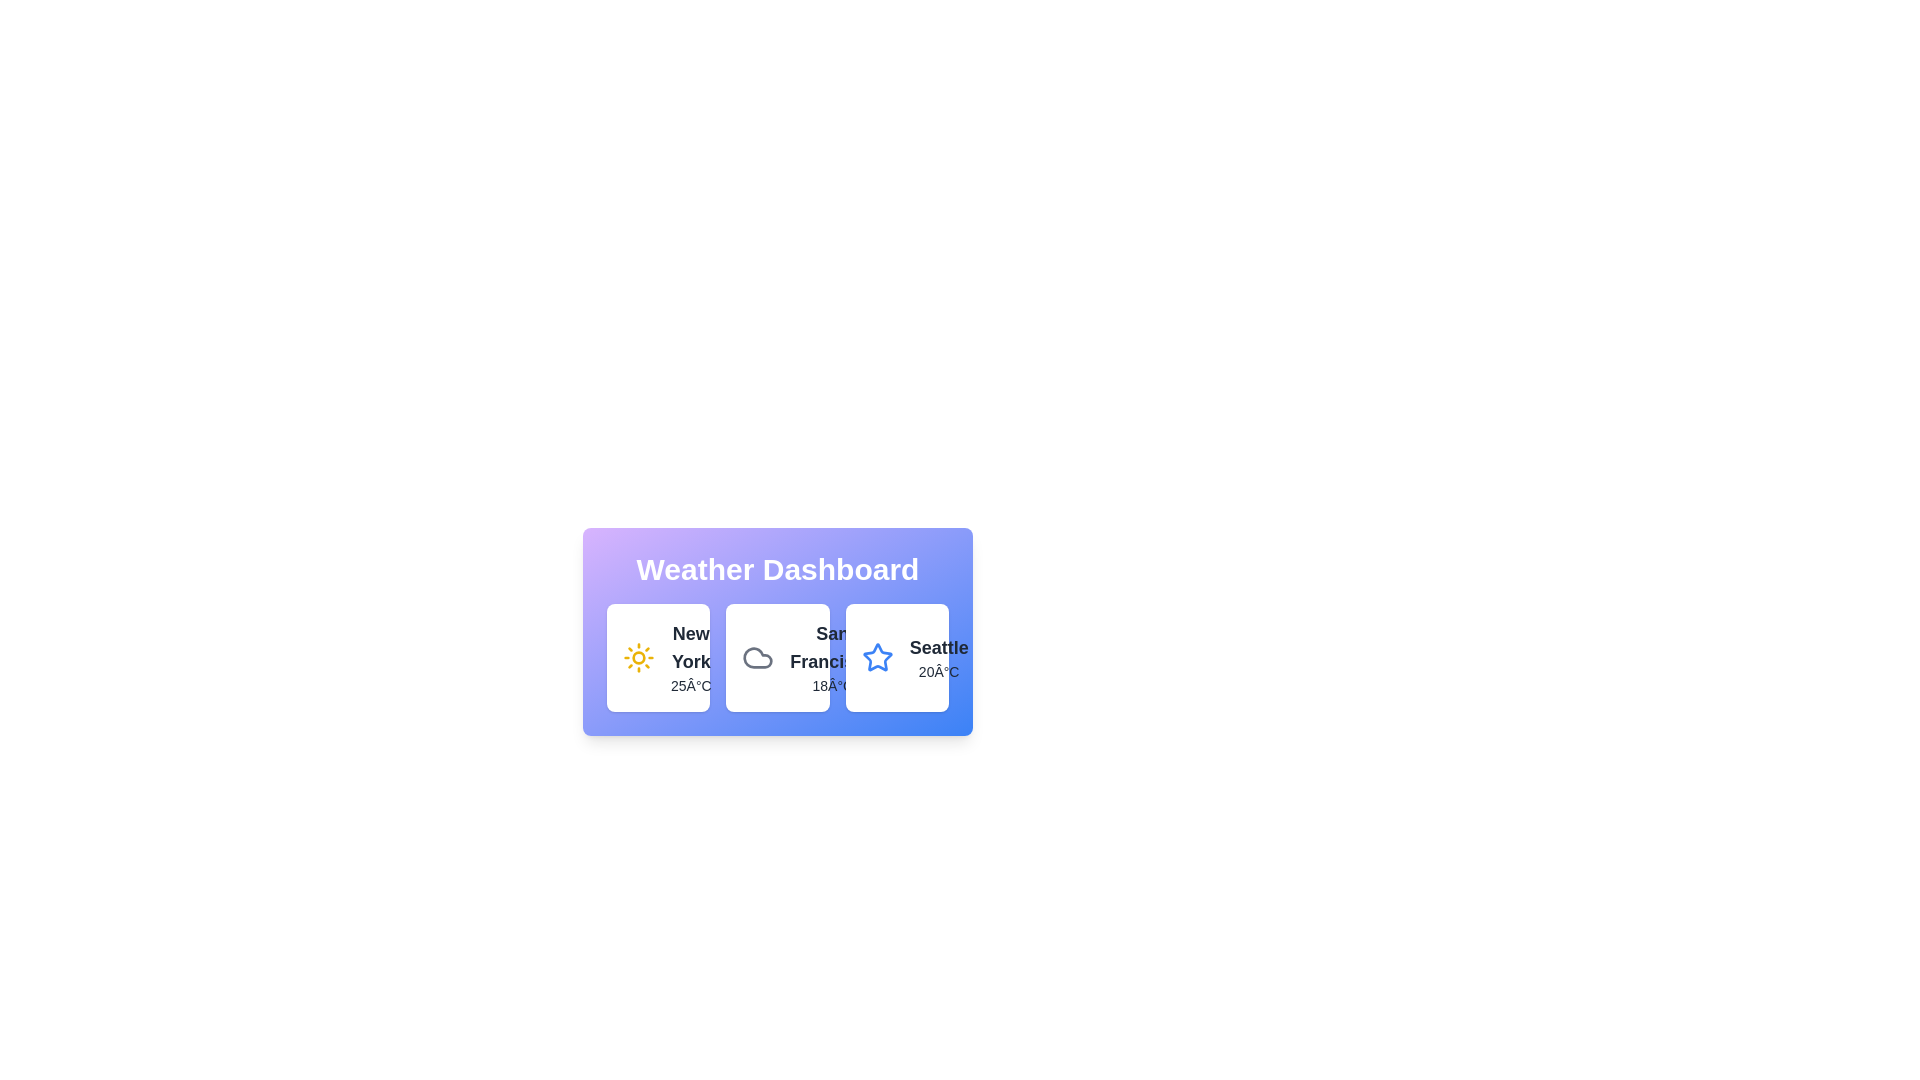 The image size is (1920, 1080). Describe the element at coordinates (832, 648) in the screenshot. I see `the text label that identifies the location name in the weather widget, located between 'New York' and 'Seattle' and above the temperature indication ('18°C')` at that location.